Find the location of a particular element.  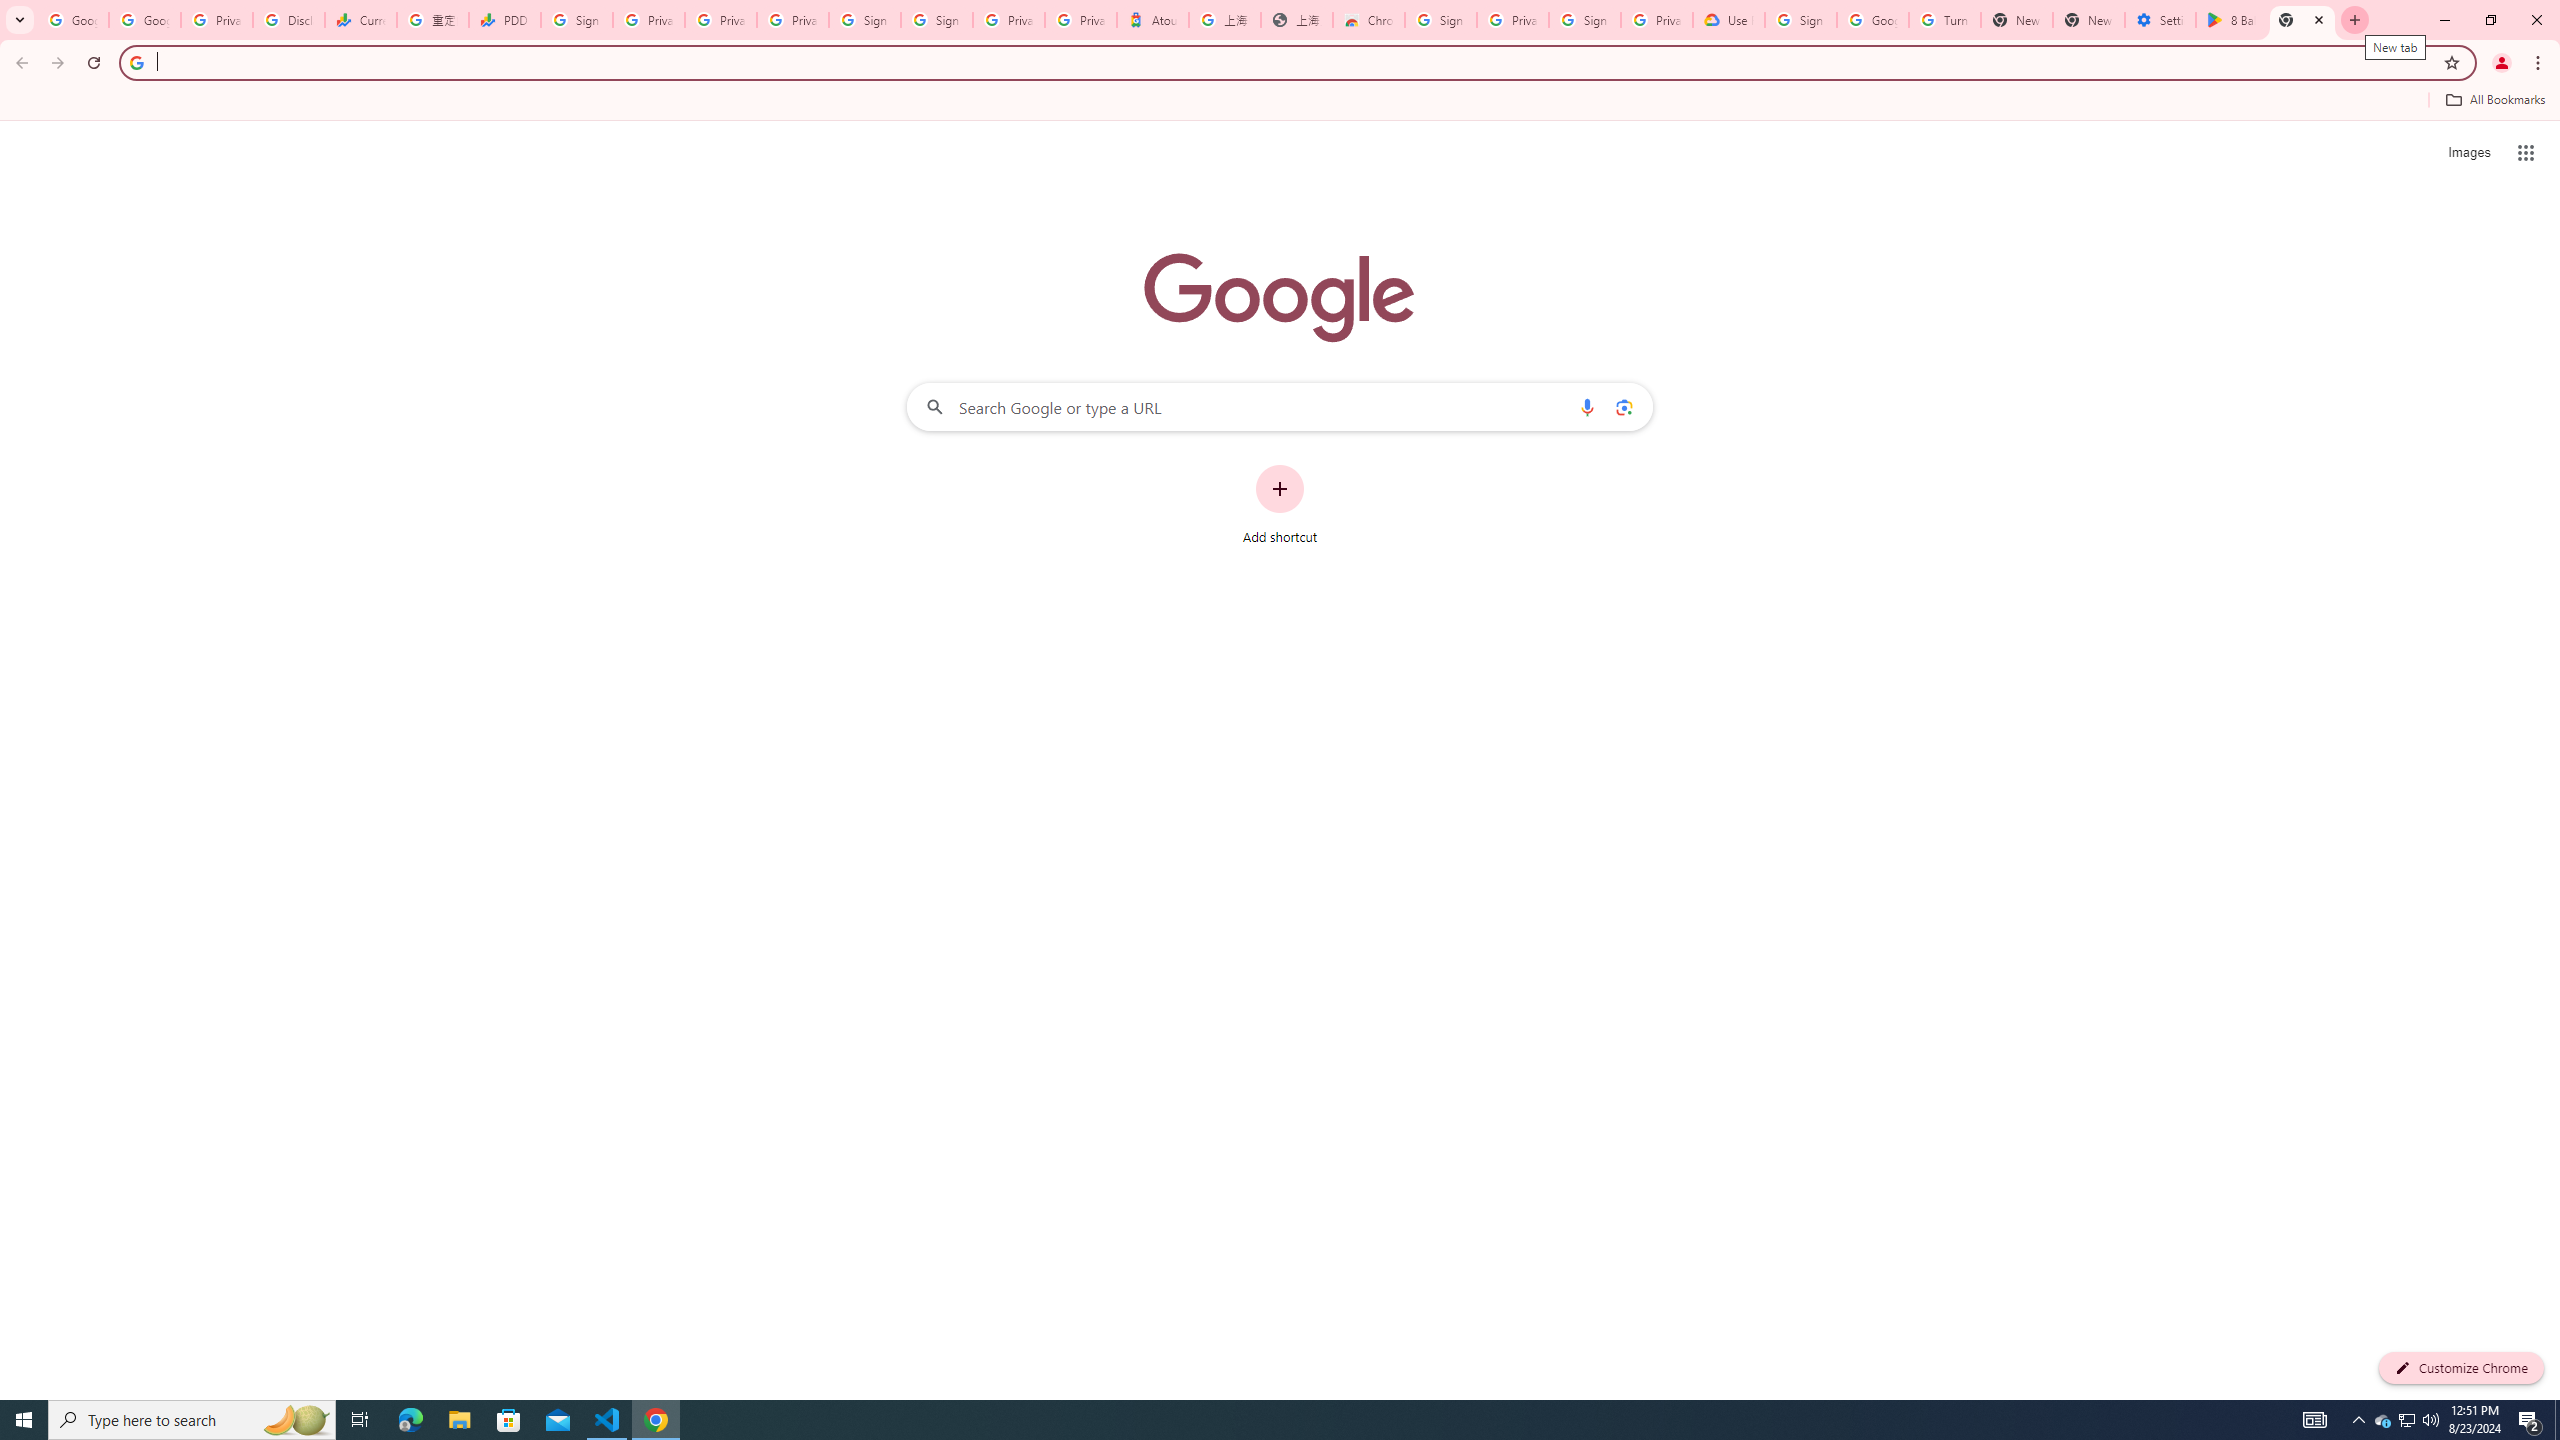

'Search for Images ' is located at coordinates (2469, 153).